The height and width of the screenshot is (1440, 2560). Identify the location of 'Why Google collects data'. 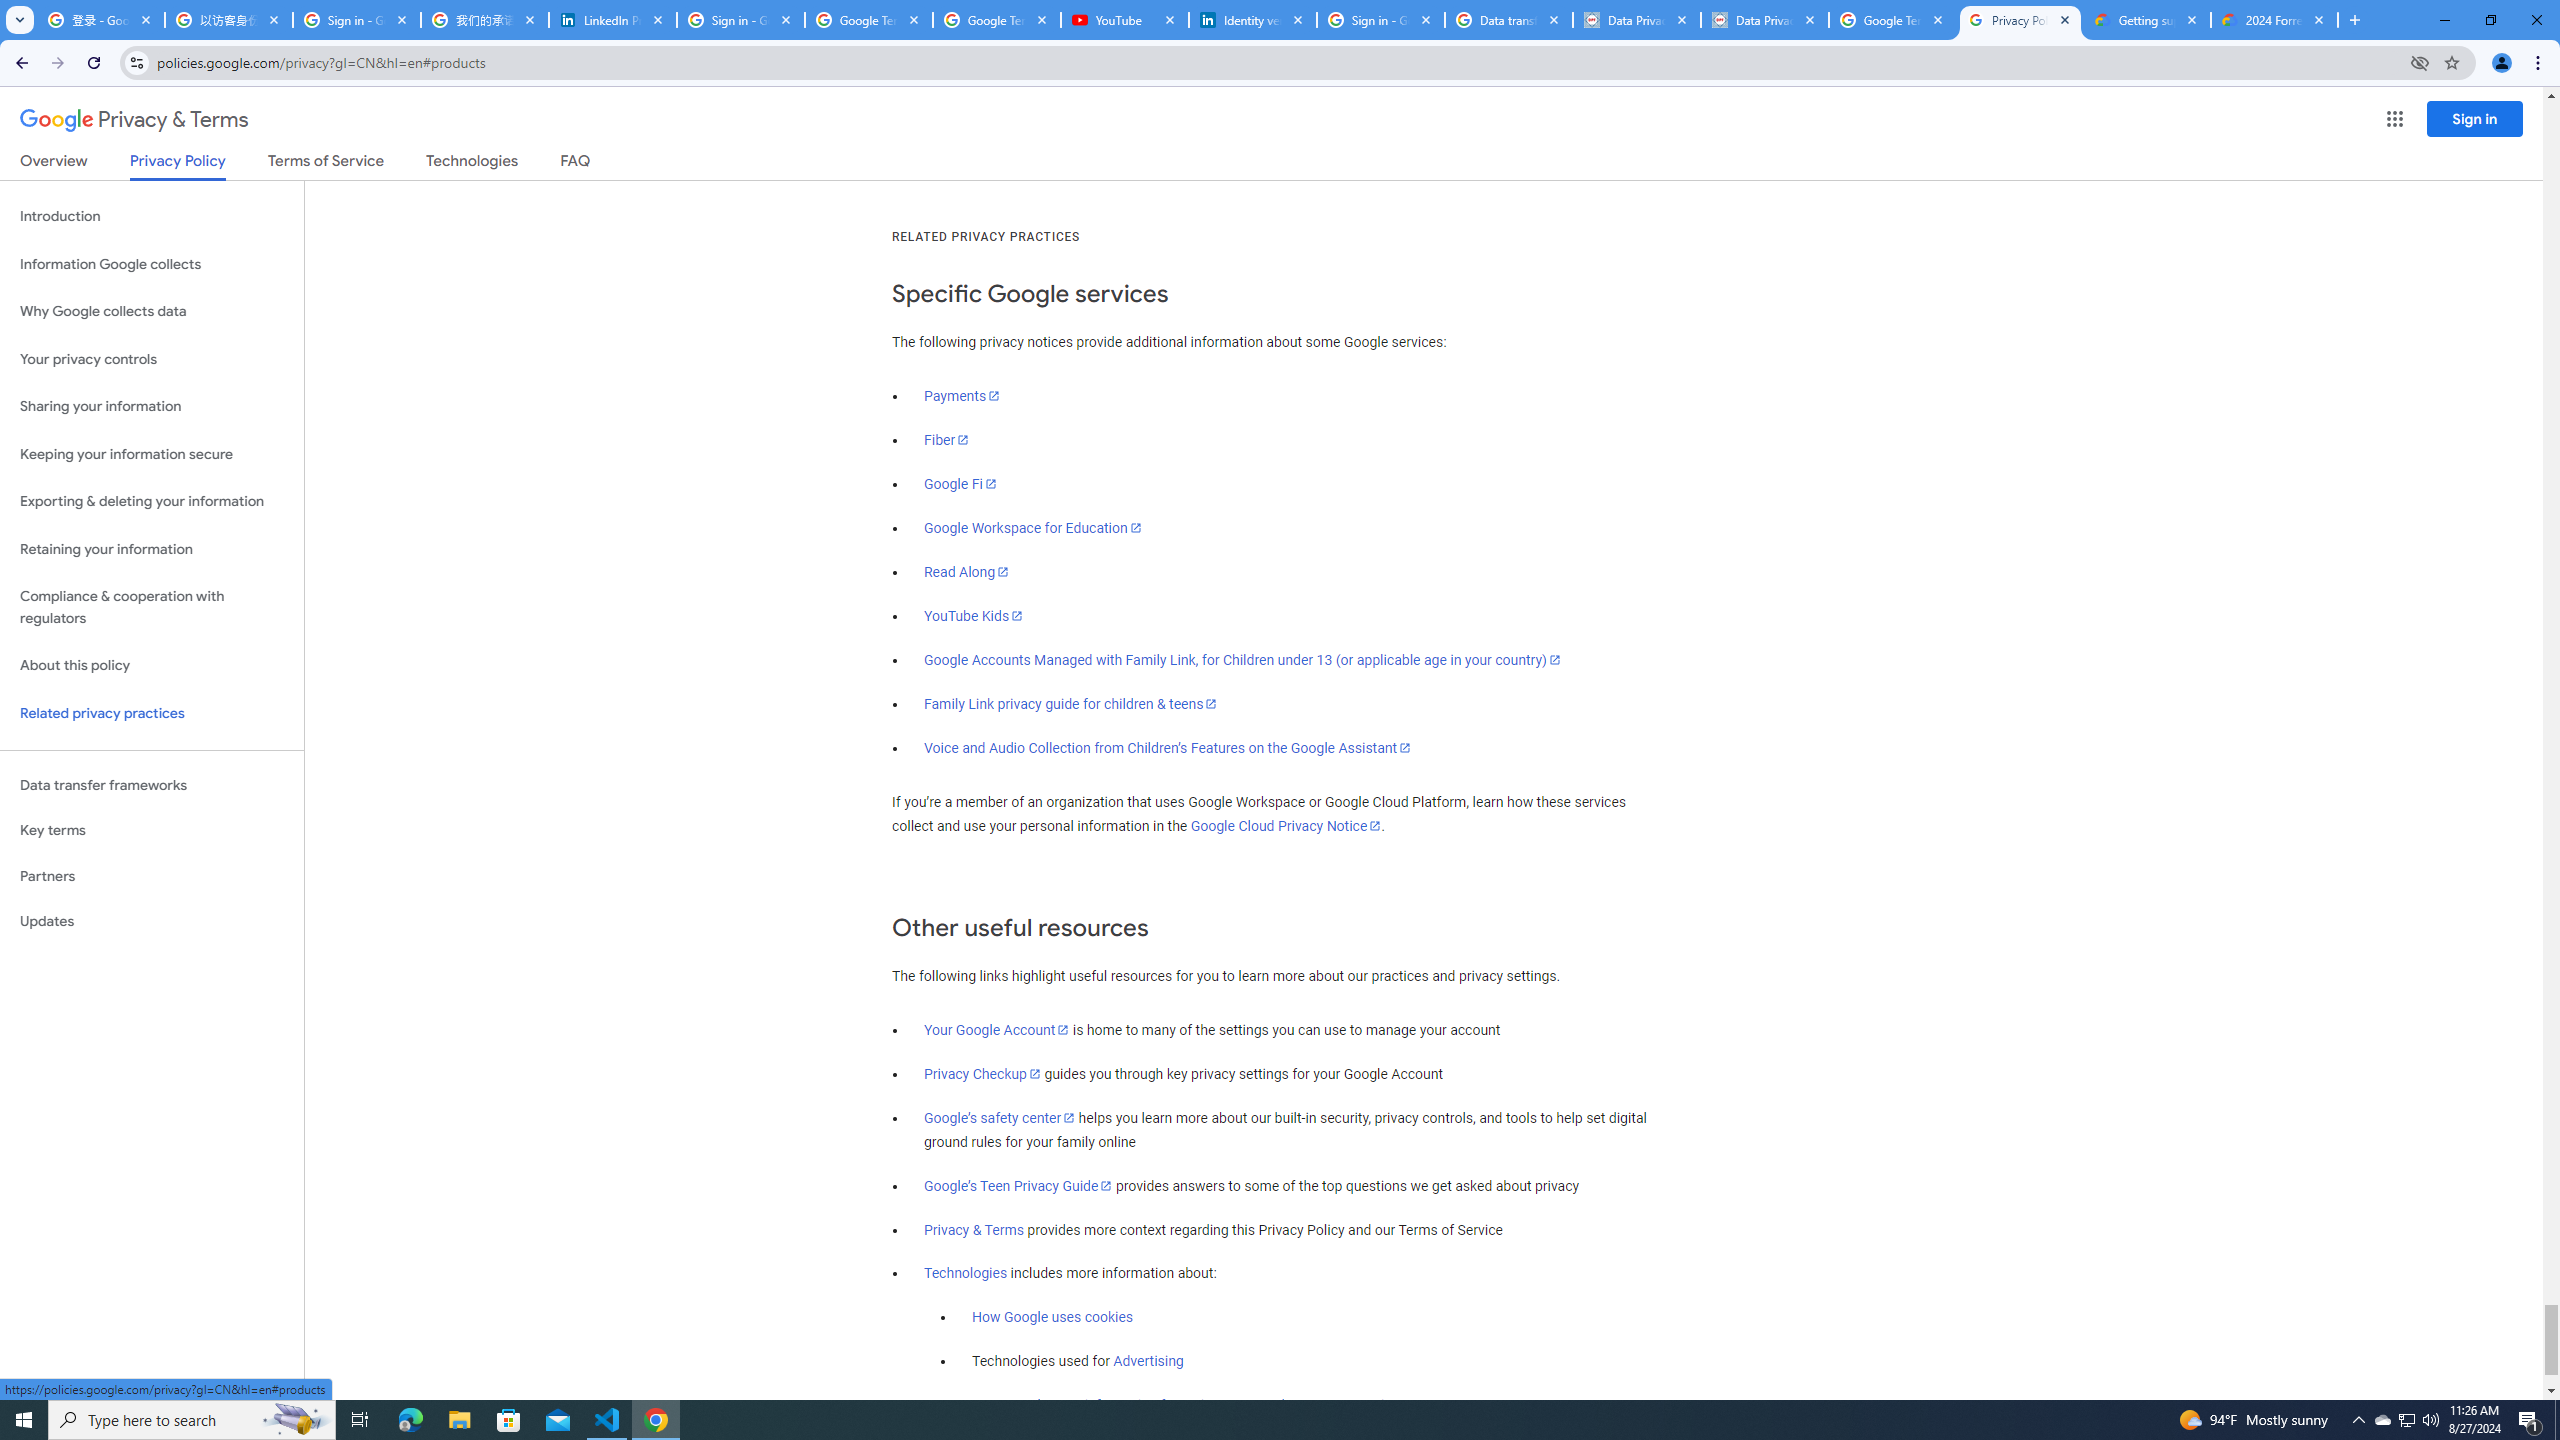
(151, 310).